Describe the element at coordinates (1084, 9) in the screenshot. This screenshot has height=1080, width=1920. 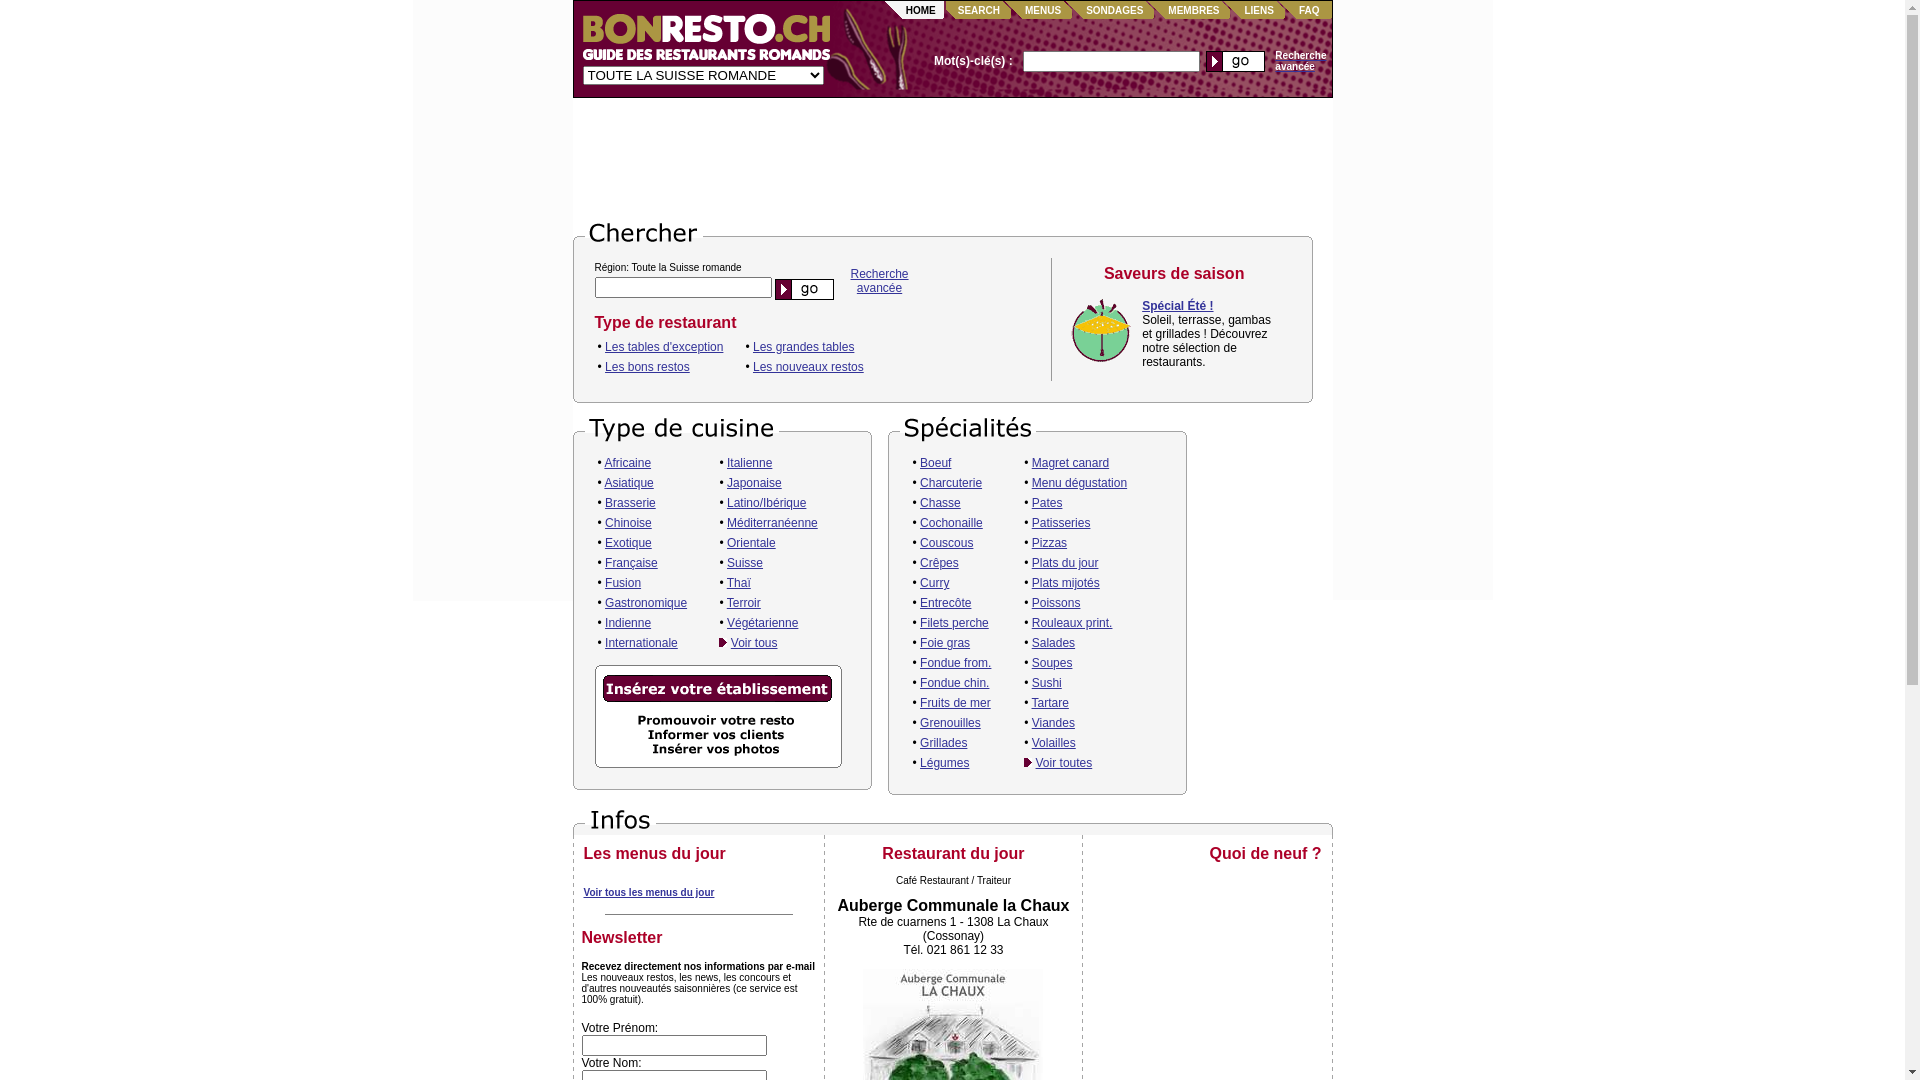
I see `'SONDAGES'` at that location.